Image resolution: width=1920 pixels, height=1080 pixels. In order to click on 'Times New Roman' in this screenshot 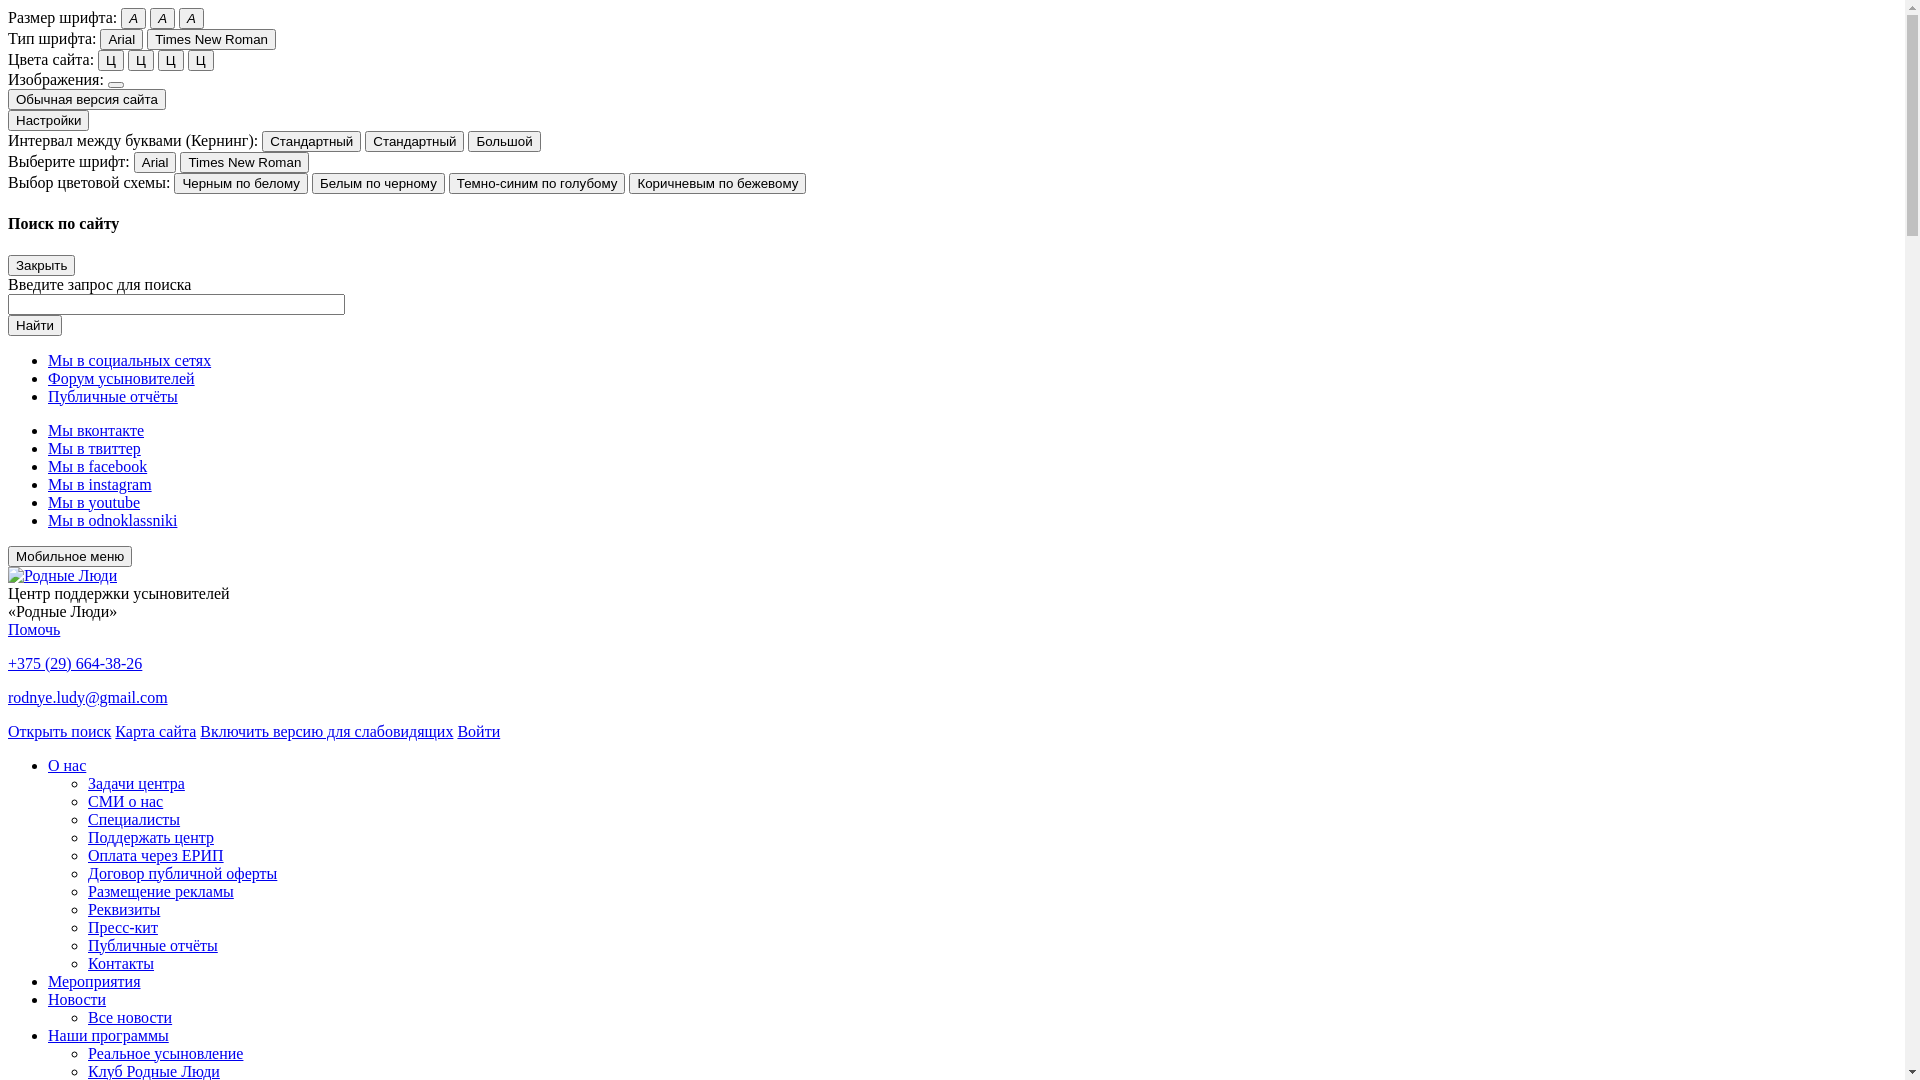, I will do `click(211, 39)`.